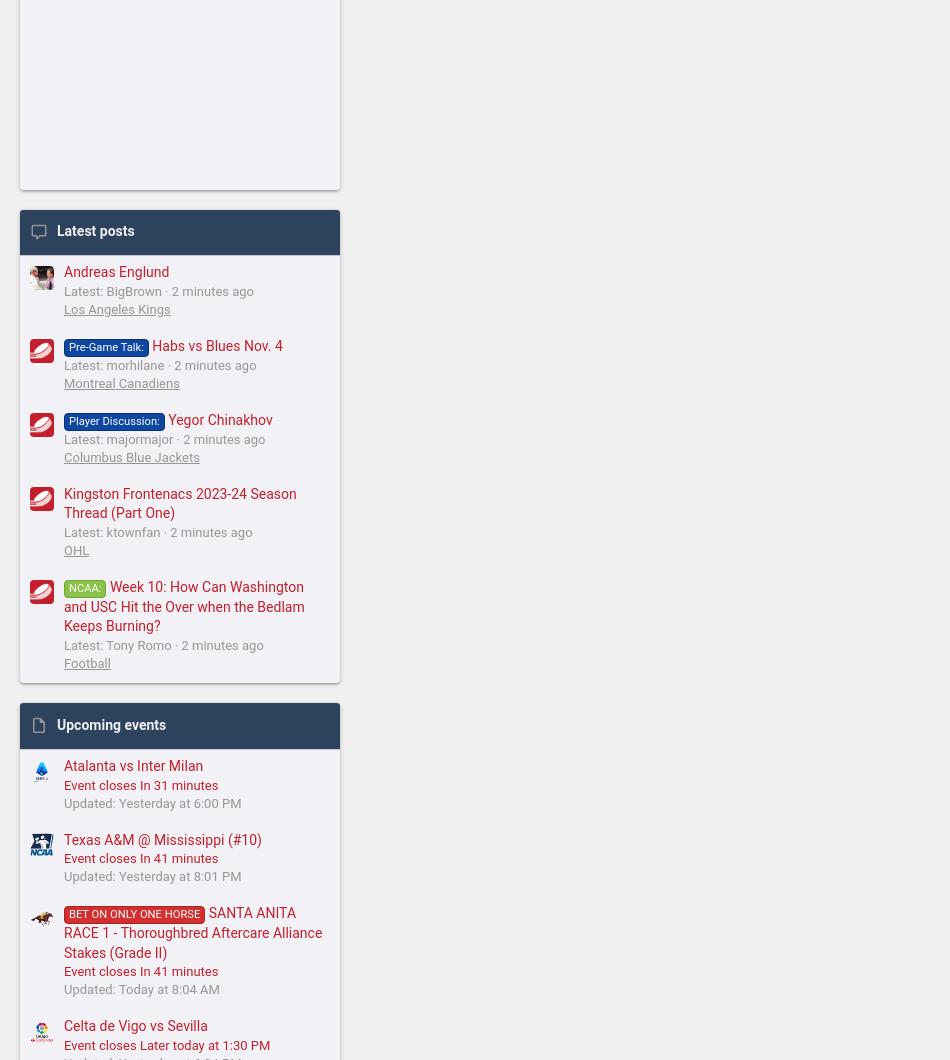 This screenshot has width=950, height=1060. I want to click on 'Click to see all Announcements regarding services and features. This forum isn't empty :)', so click(210, 764).